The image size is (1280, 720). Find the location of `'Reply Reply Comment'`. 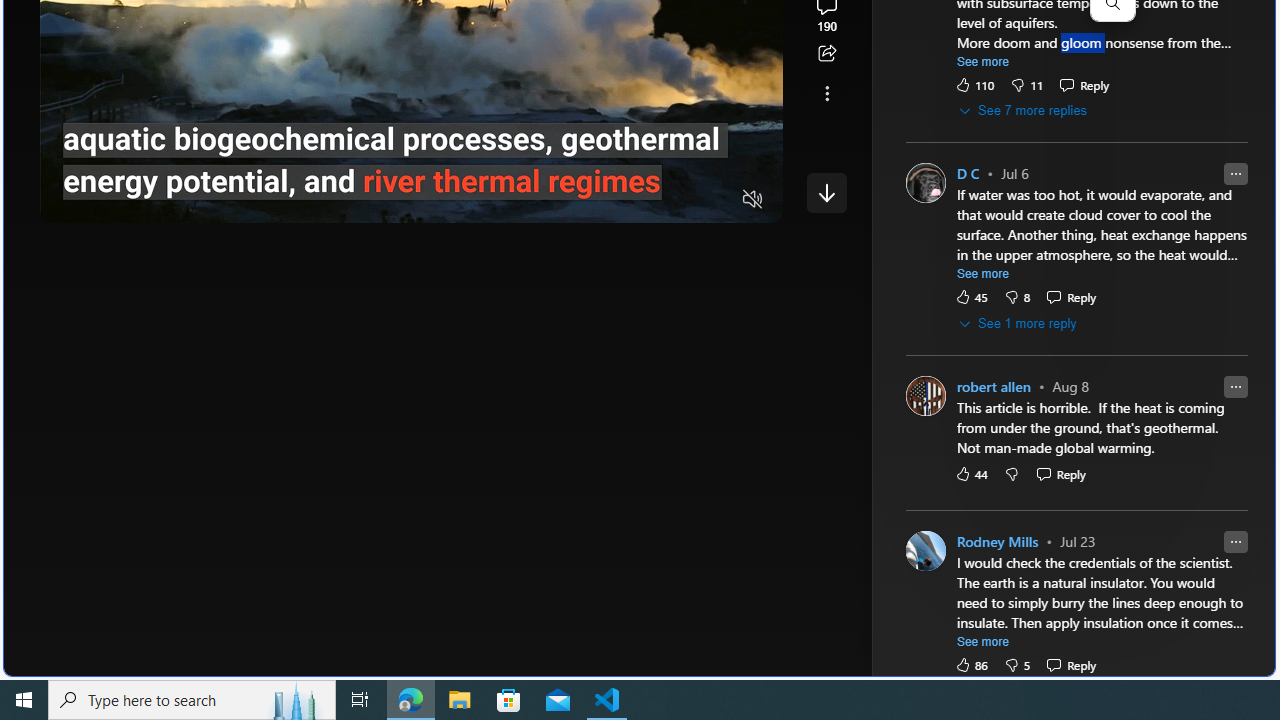

'Reply Reply Comment' is located at coordinates (1070, 664).